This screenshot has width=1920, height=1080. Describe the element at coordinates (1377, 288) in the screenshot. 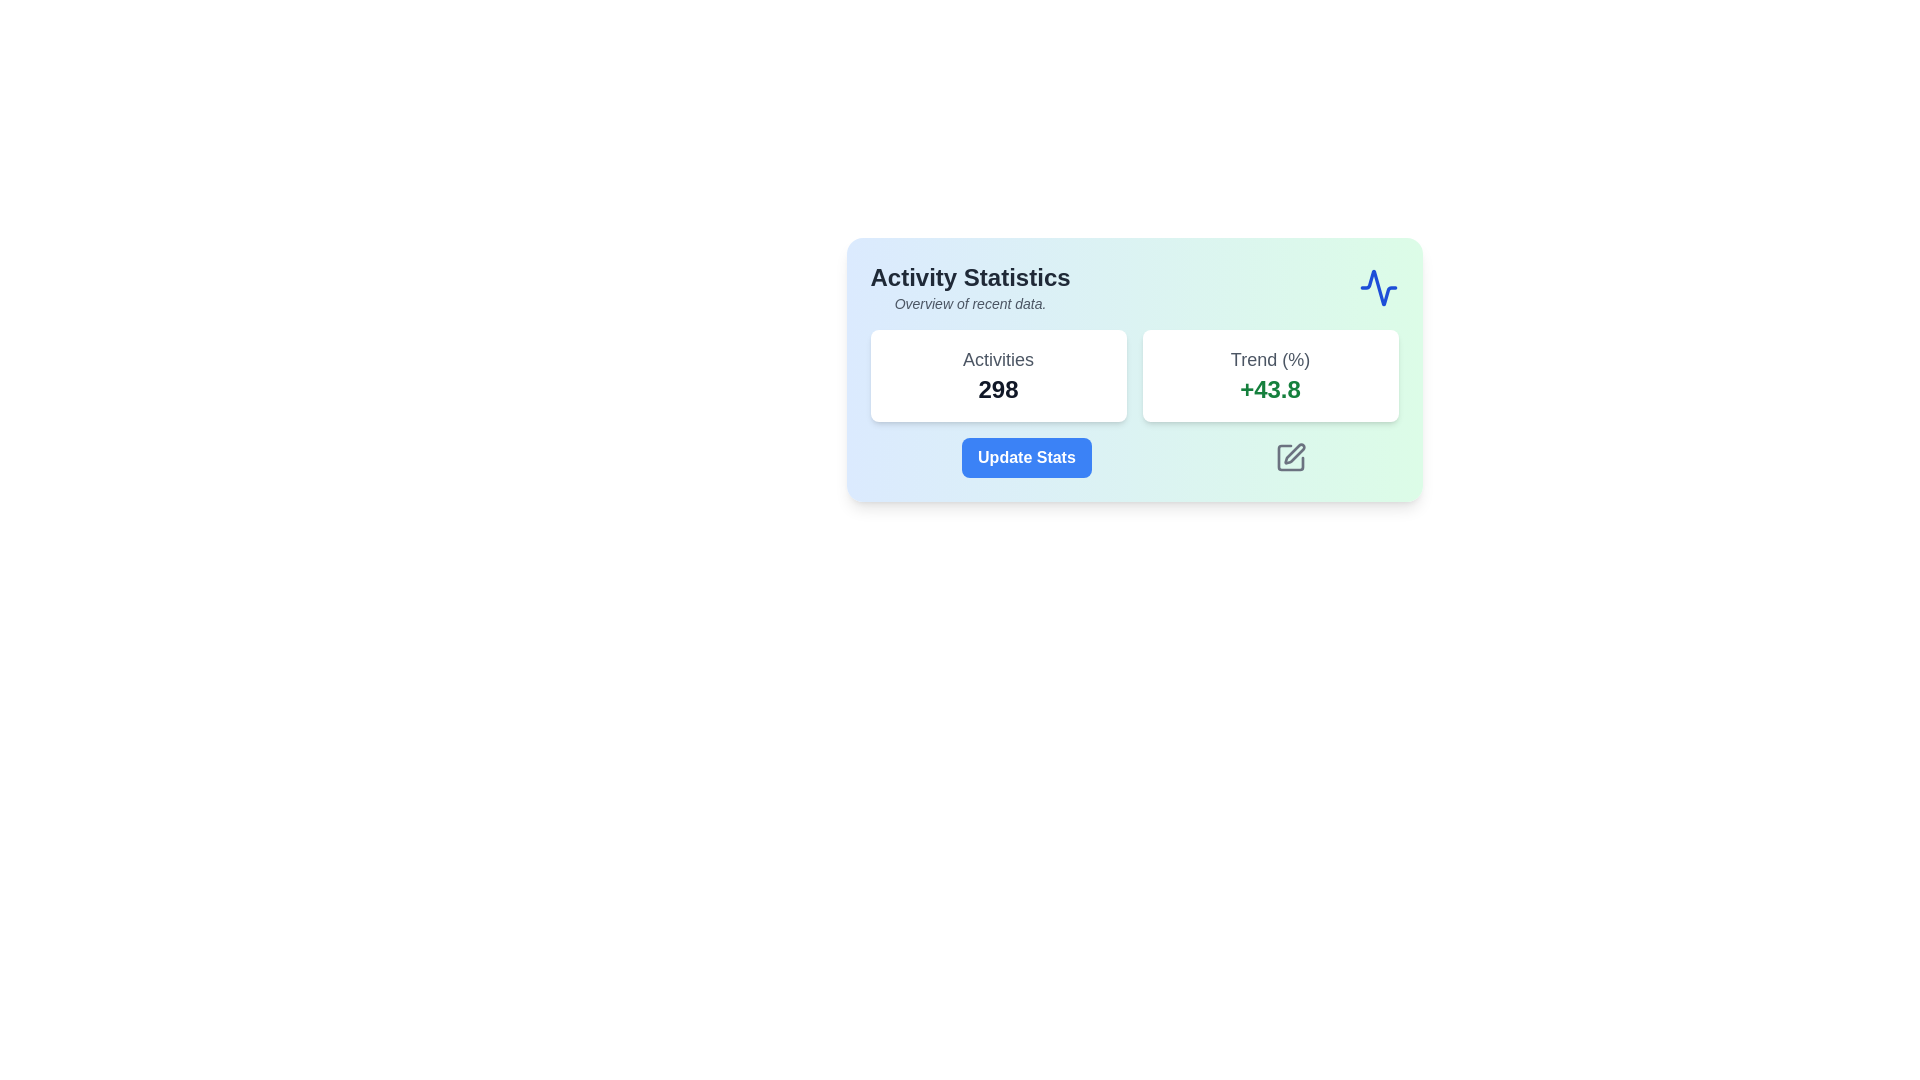

I see `the decorative icon representing activity statistics located at the top-right corner of the 'Activity Statistics' section` at that location.